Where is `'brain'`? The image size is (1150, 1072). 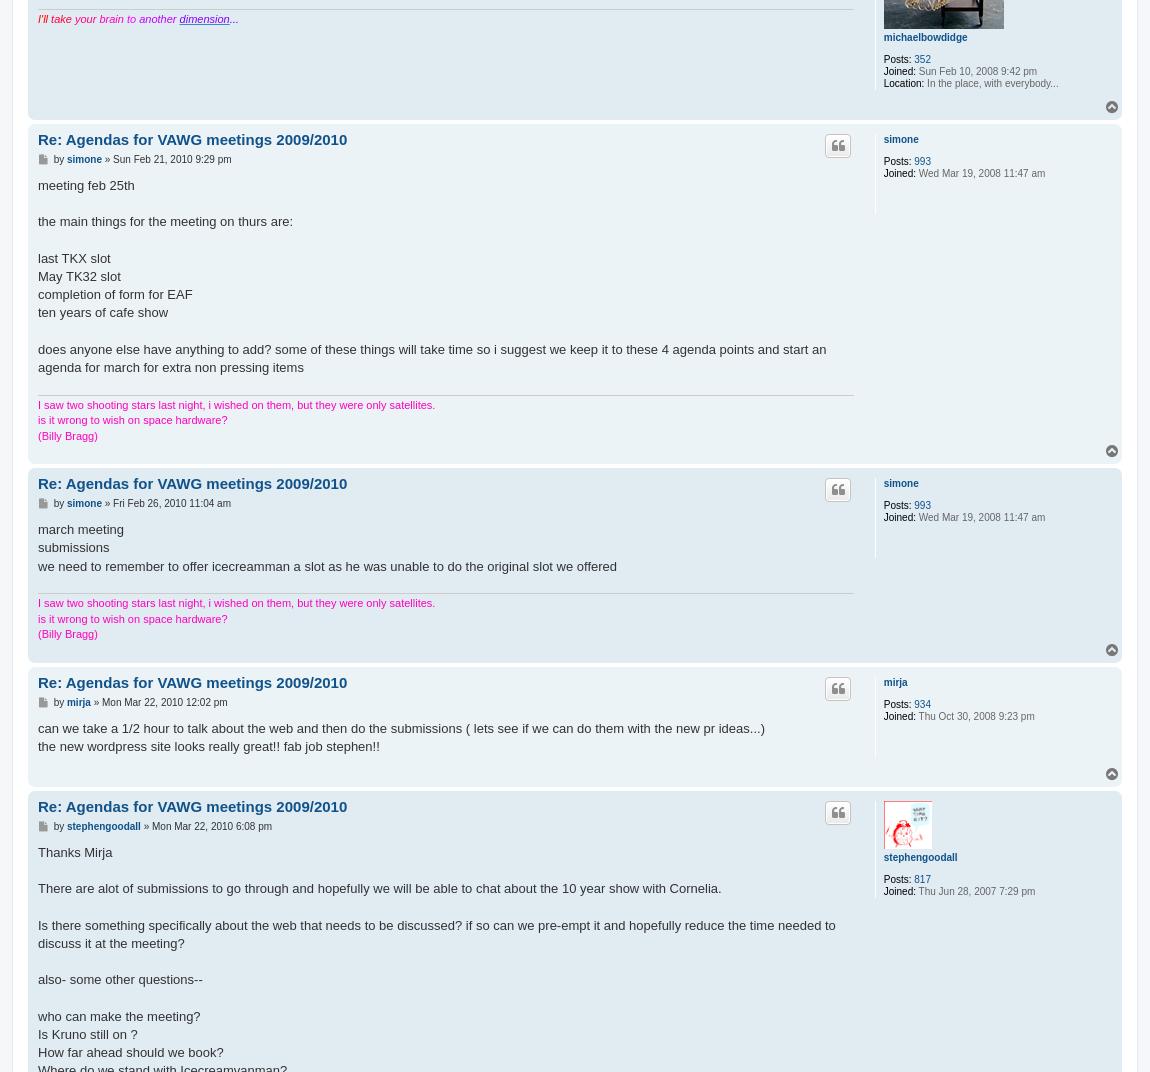
'brain' is located at coordinates (109, 17).